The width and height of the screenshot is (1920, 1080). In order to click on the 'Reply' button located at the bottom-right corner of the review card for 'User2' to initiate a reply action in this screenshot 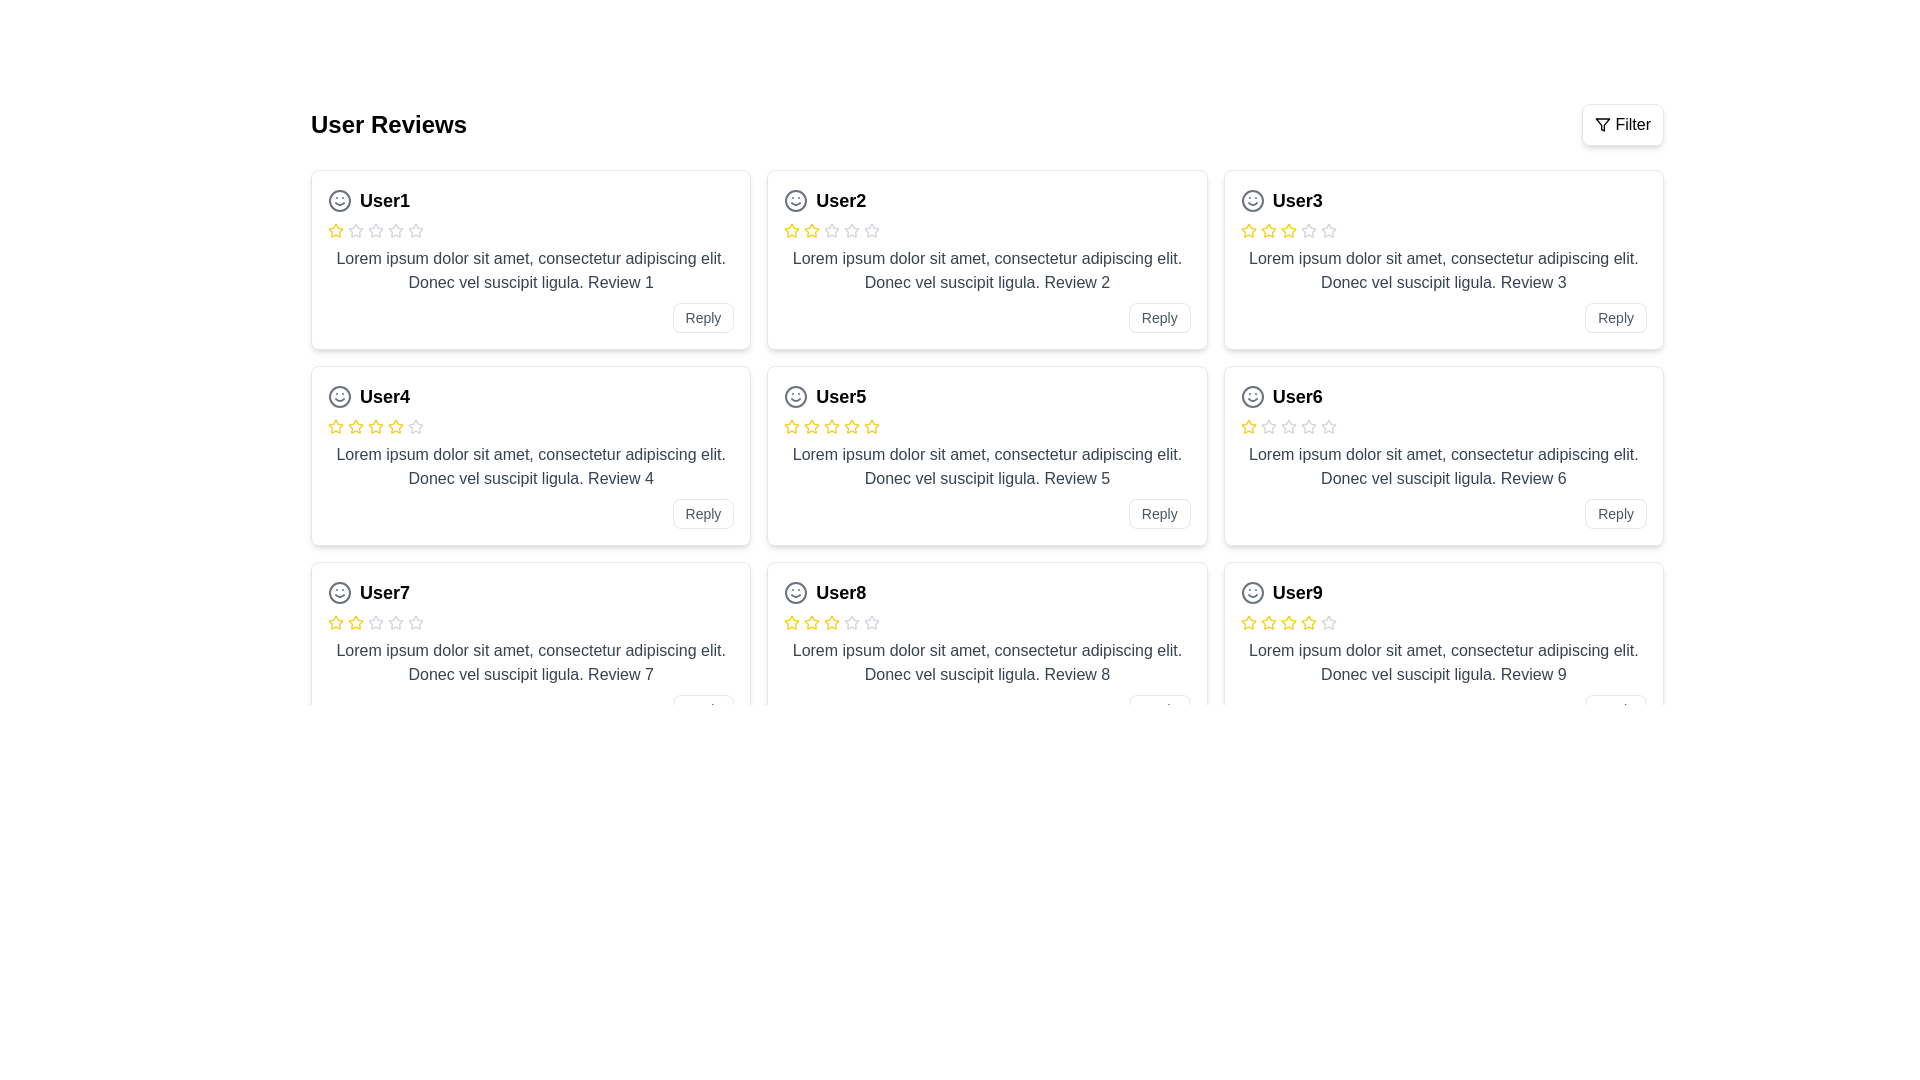, I will do `click(1159, 316)`.